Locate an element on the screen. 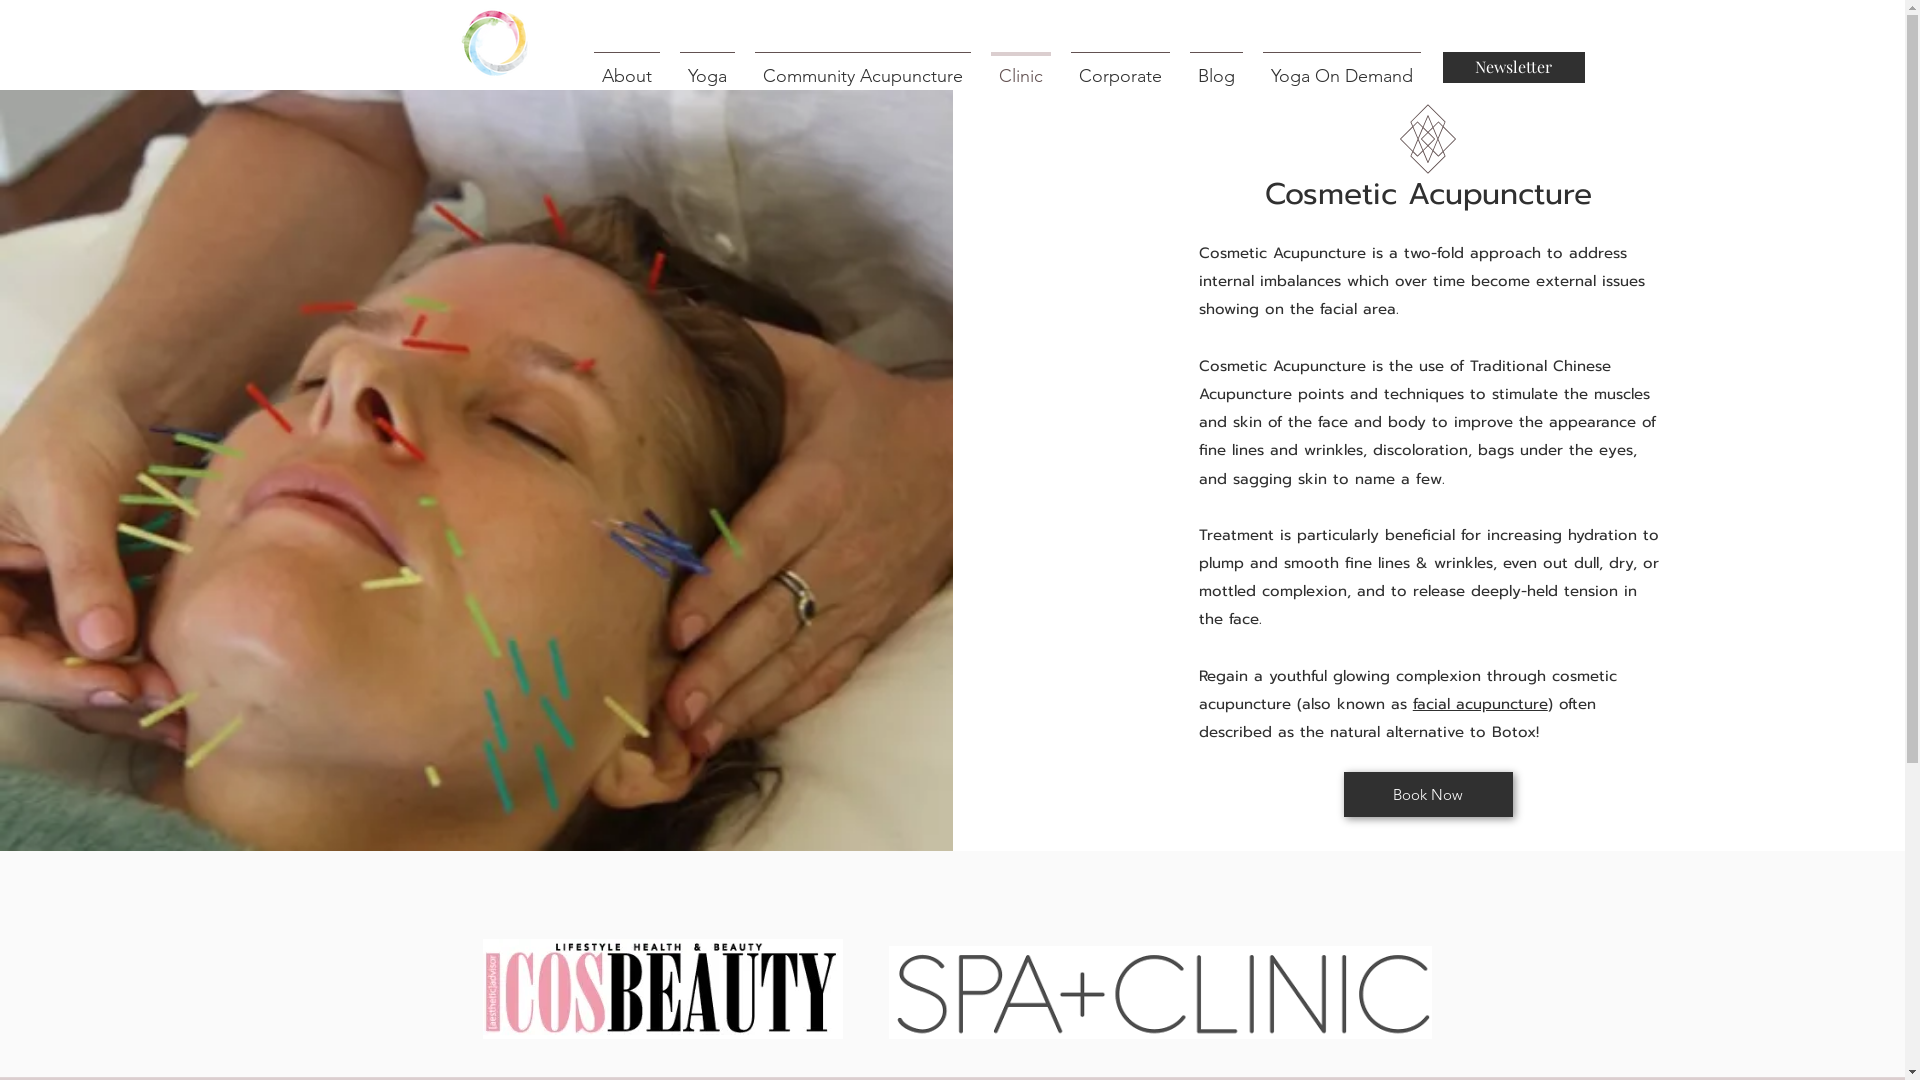 Image resolution: width=1920 pixels, height=1080 pixels. 'About' is located at coordinates (583, 66).